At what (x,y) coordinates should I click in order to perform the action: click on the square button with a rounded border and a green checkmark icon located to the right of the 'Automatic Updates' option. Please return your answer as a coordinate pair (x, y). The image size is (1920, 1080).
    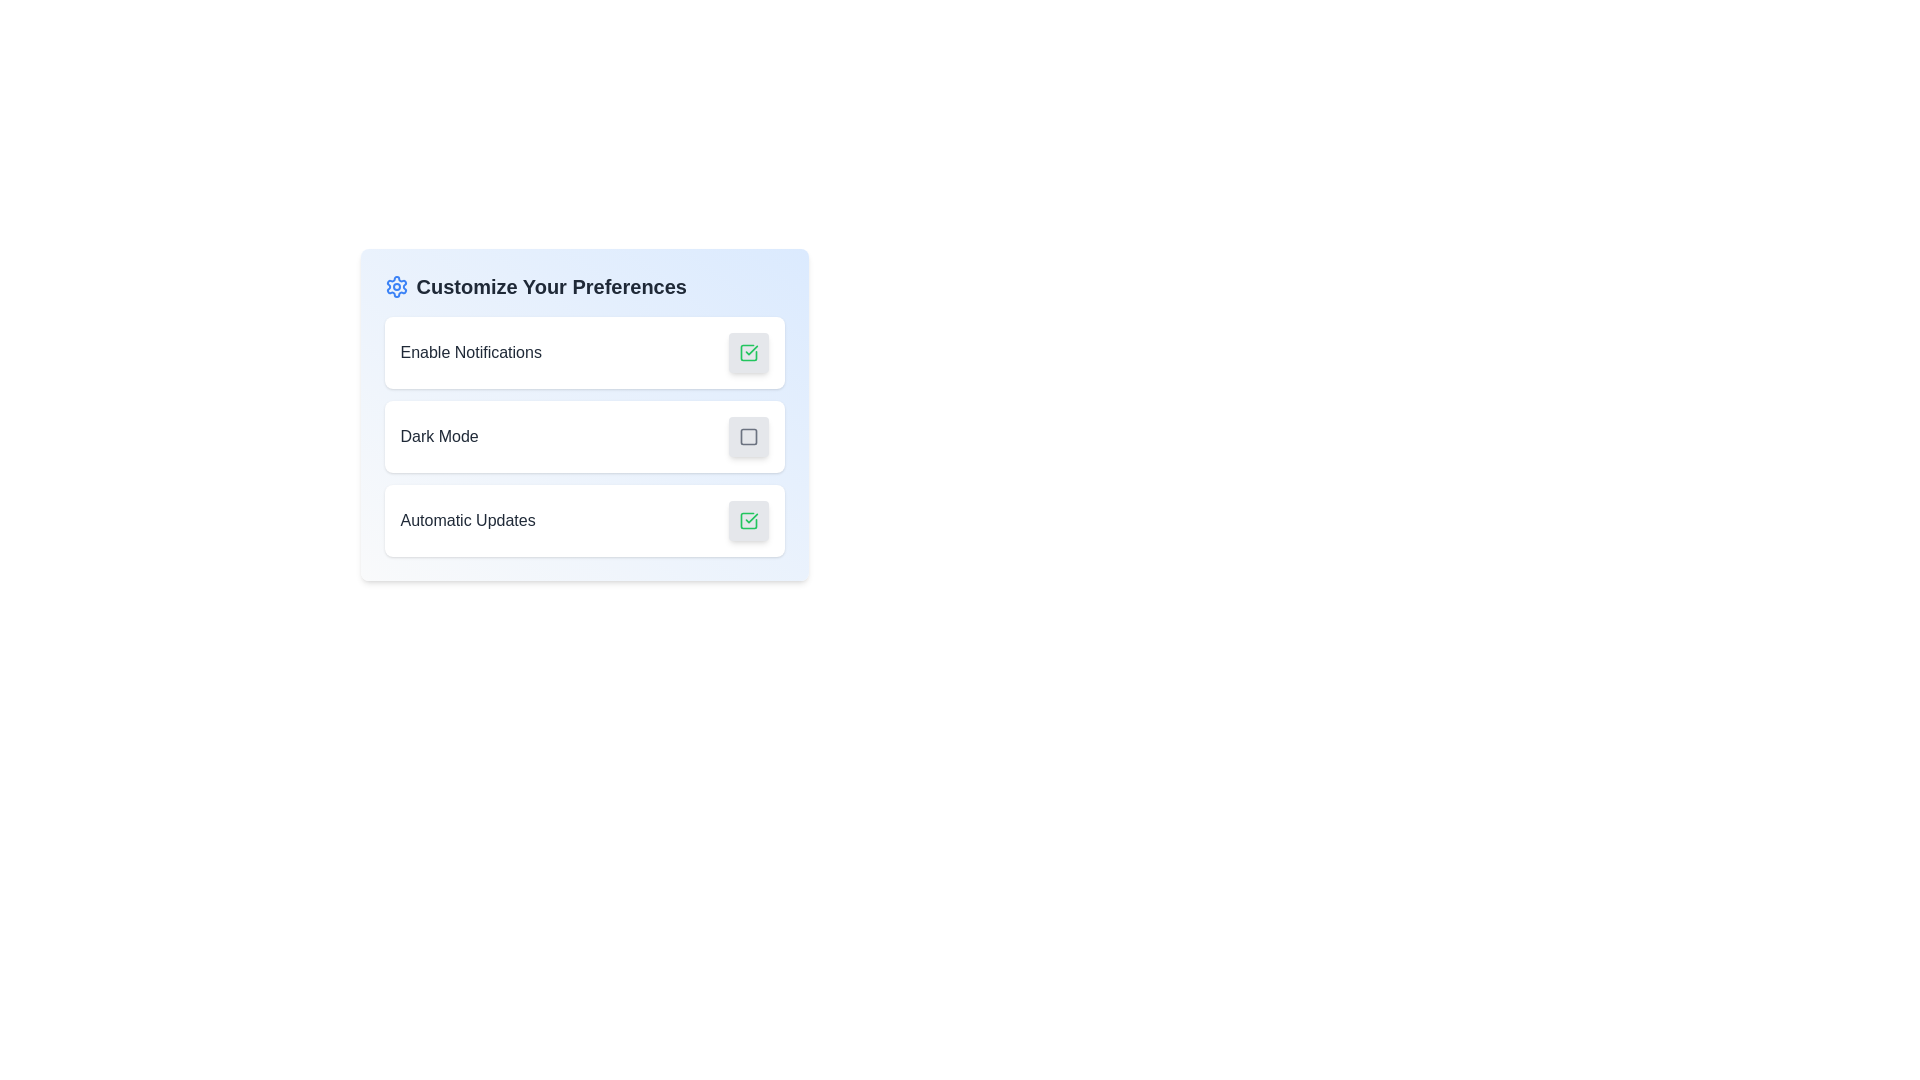
    Looking at the image, I should click on (747, 519).